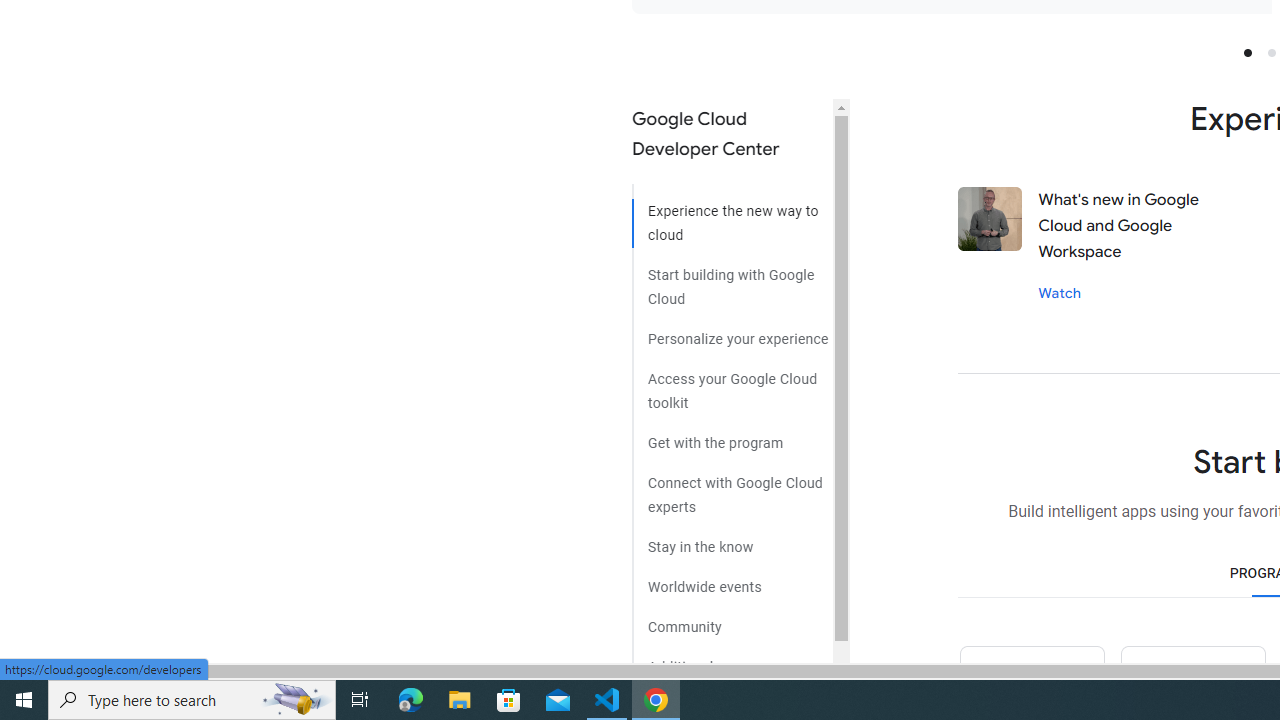 This screenshot has width=1280, height=720. Describe the element at coordinates (731, 216) in the screenshot. I see `'Experience the new way to cloud'` at that location.